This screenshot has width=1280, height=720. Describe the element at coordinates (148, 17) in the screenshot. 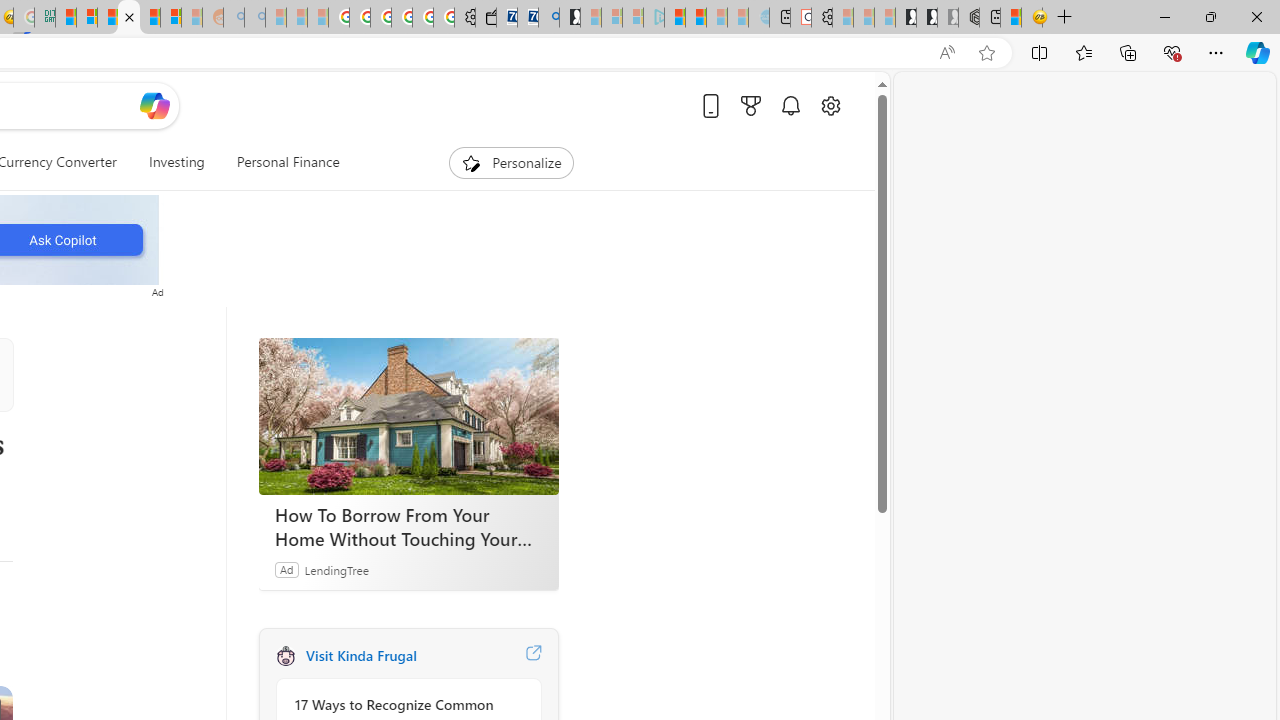

I see `'Kinda Frugal - MSN'` at that location.